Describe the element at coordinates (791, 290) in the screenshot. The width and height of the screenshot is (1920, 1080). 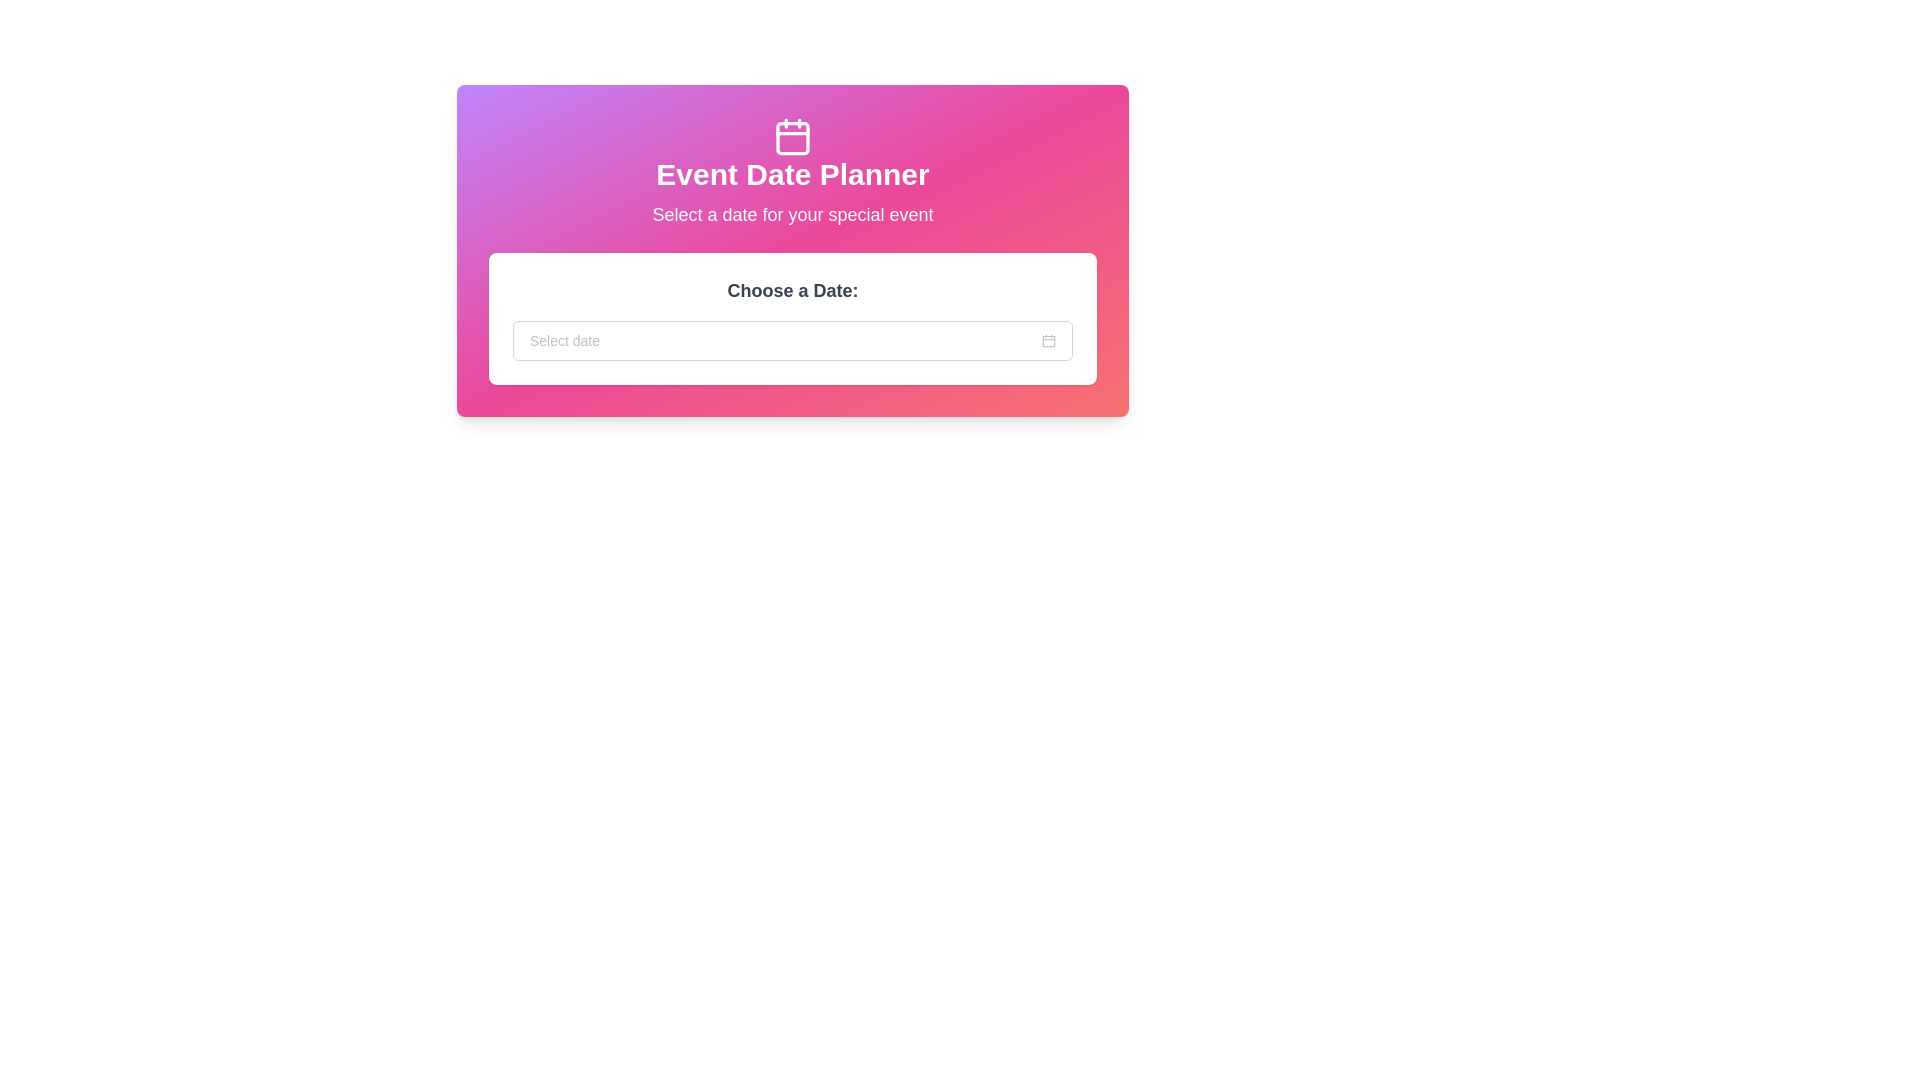
I see `the Text Label that introduces the date picker input field located at the middle-top of the white rectangular card` at that location.